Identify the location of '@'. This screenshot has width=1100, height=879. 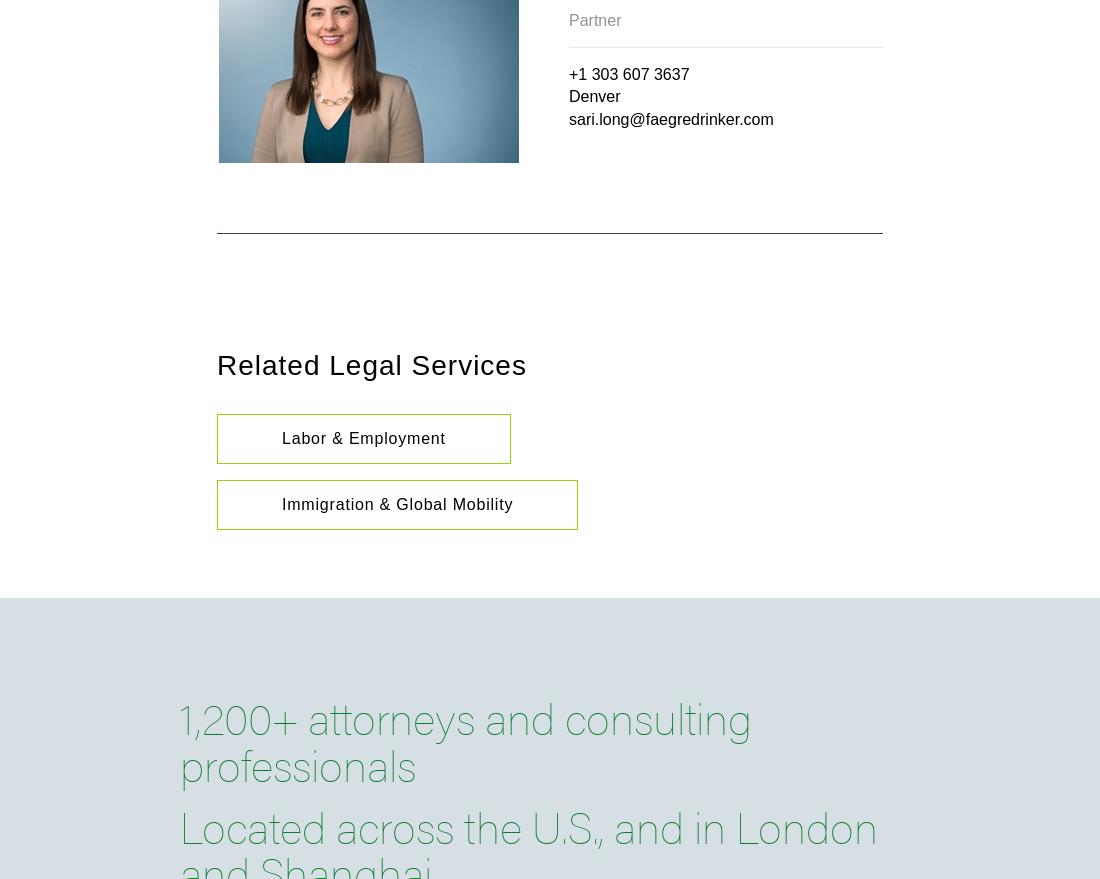
(637, 118).